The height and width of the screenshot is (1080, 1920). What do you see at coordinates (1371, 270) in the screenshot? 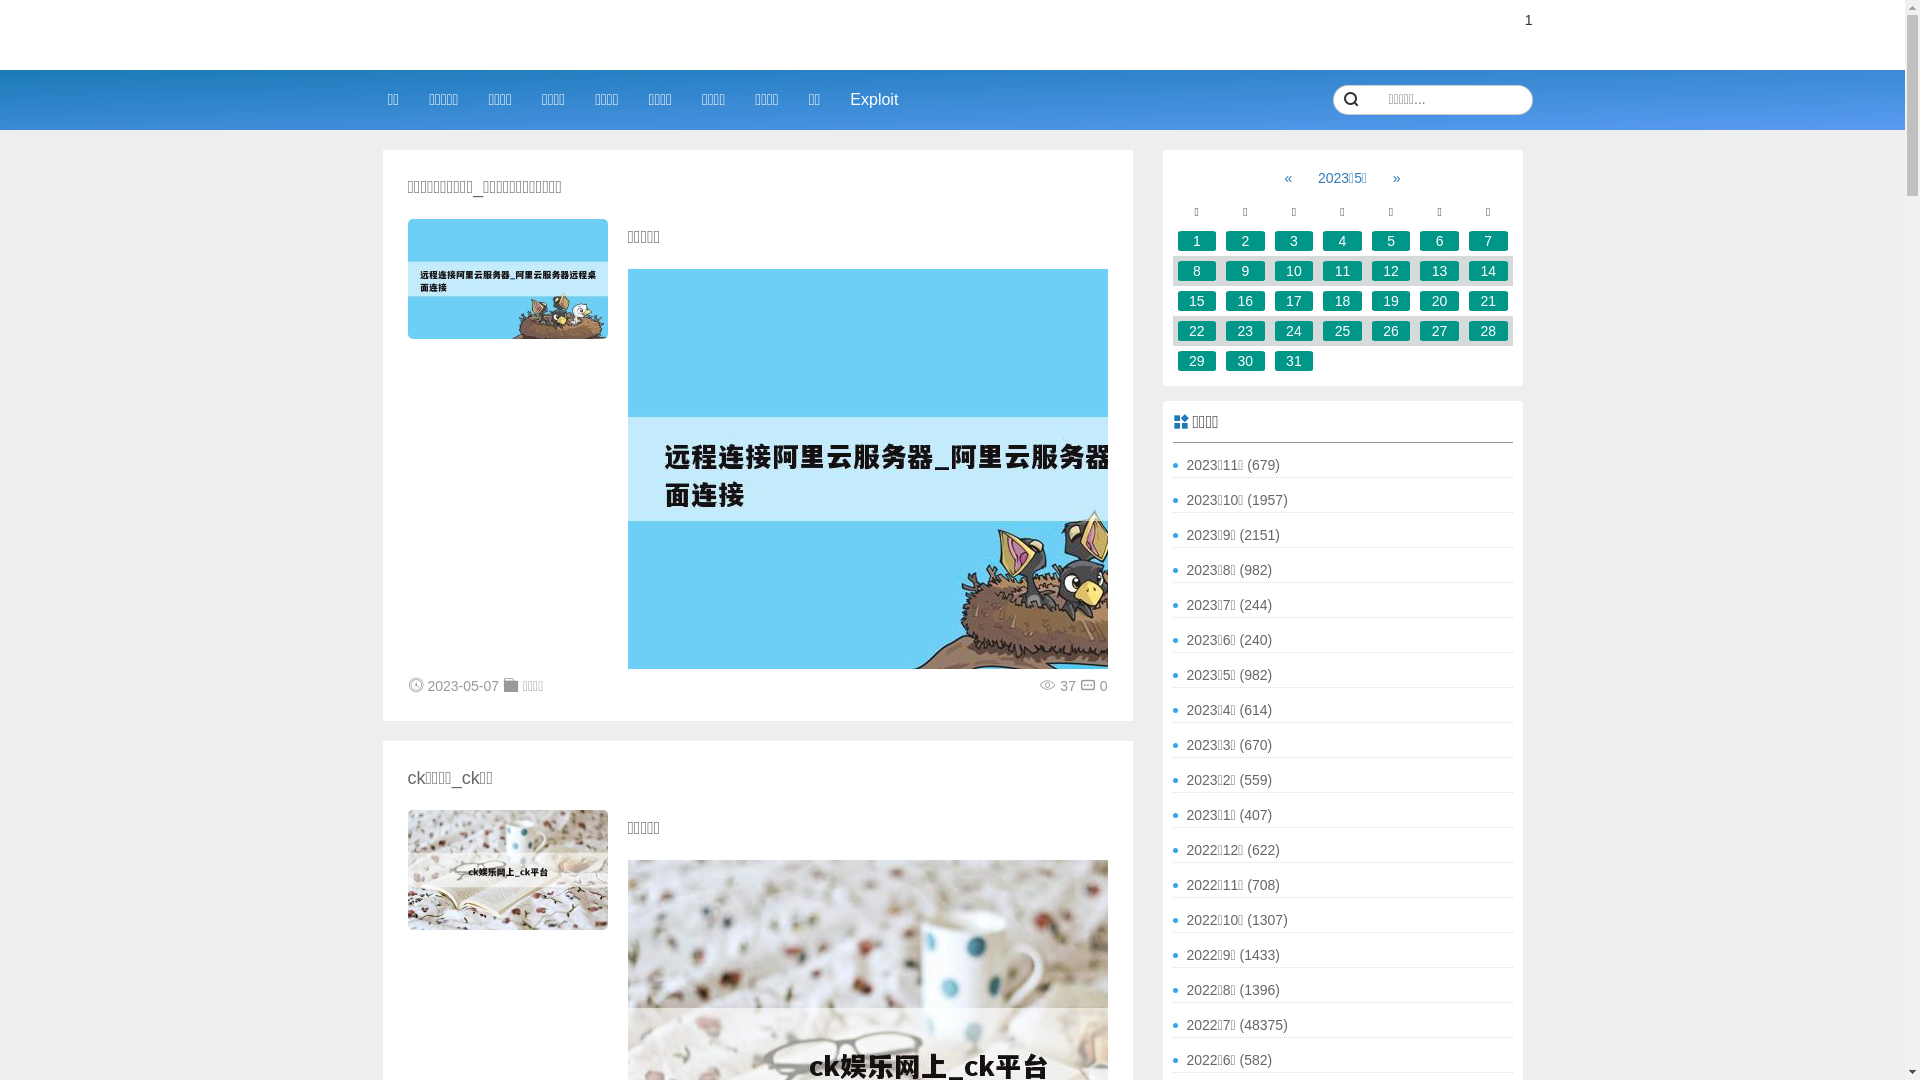
I see `'12'` at bounding box center [1371, 270].